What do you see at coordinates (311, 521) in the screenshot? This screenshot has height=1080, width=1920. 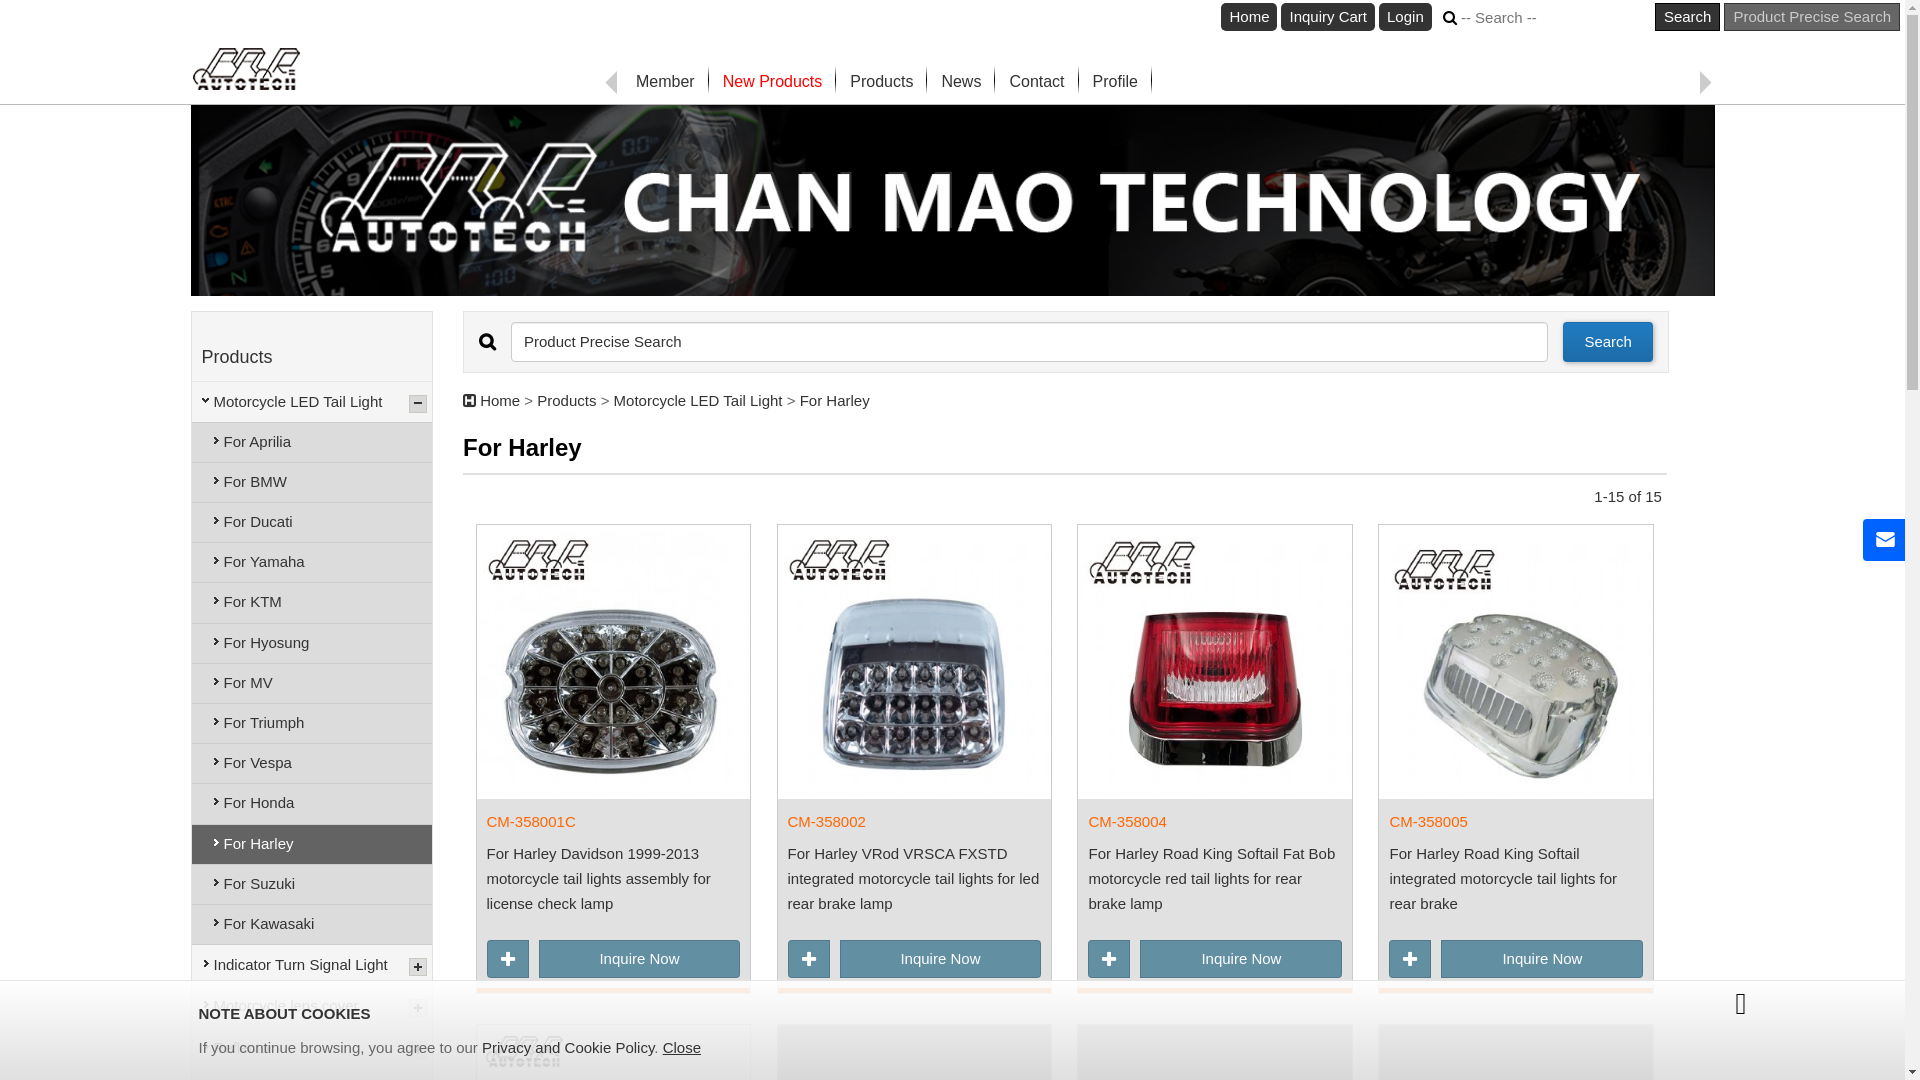 I see `'For Ducati'` at bounding box center [311, 521].